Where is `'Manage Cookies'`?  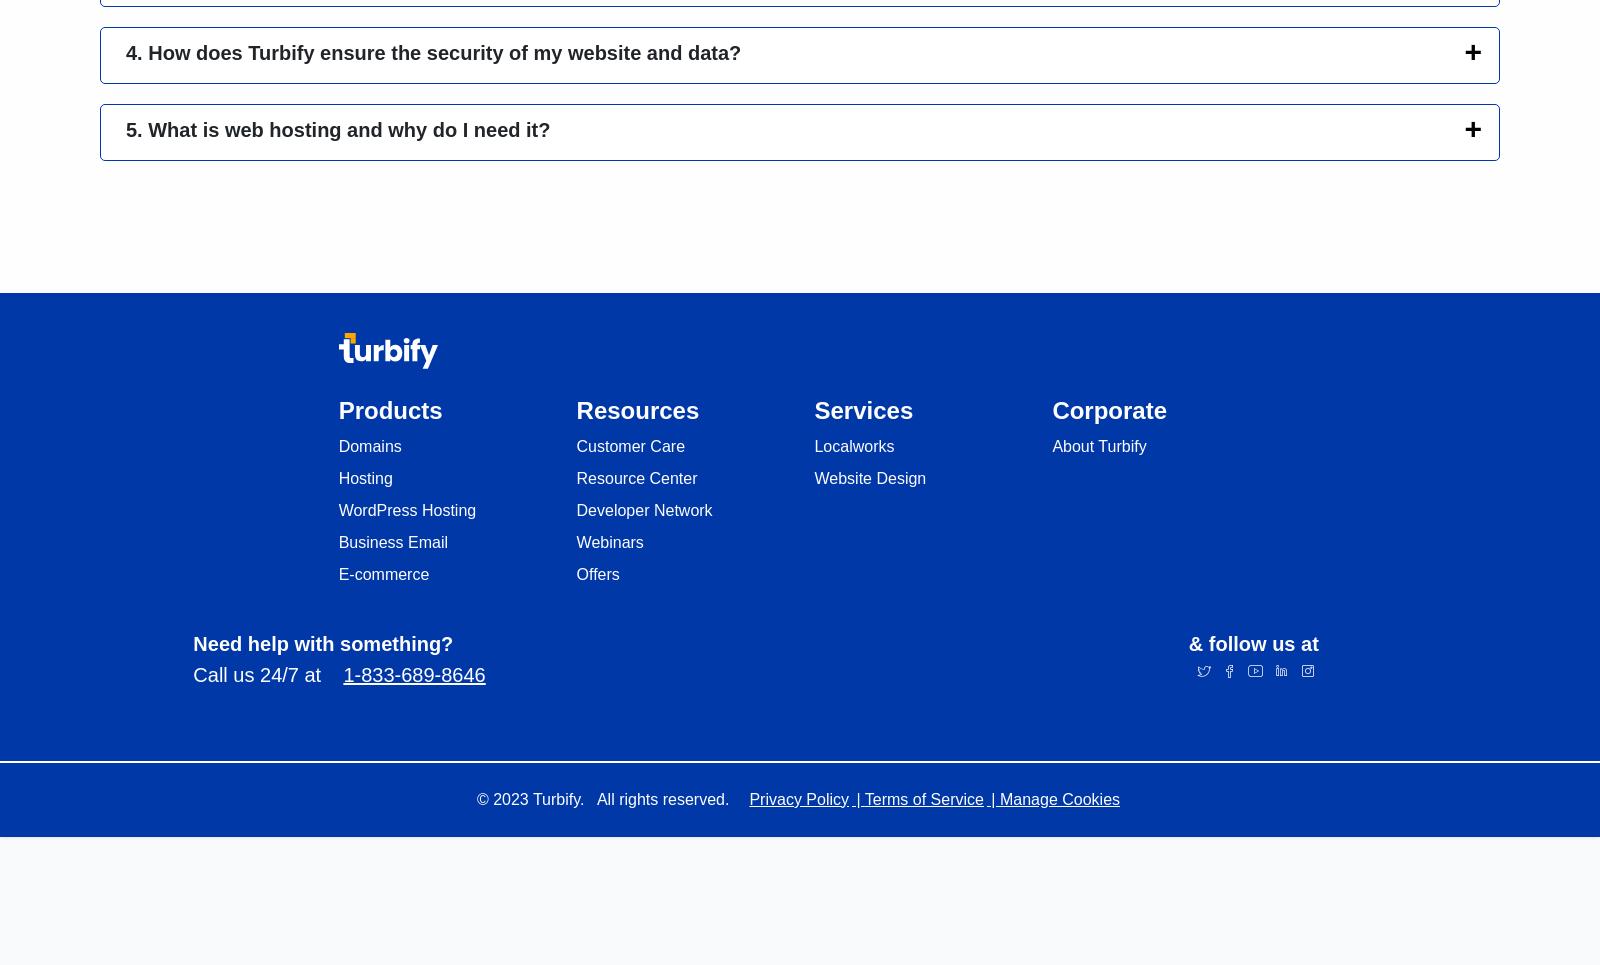 'Manage Cookies' is located at coordinates (998, 798).